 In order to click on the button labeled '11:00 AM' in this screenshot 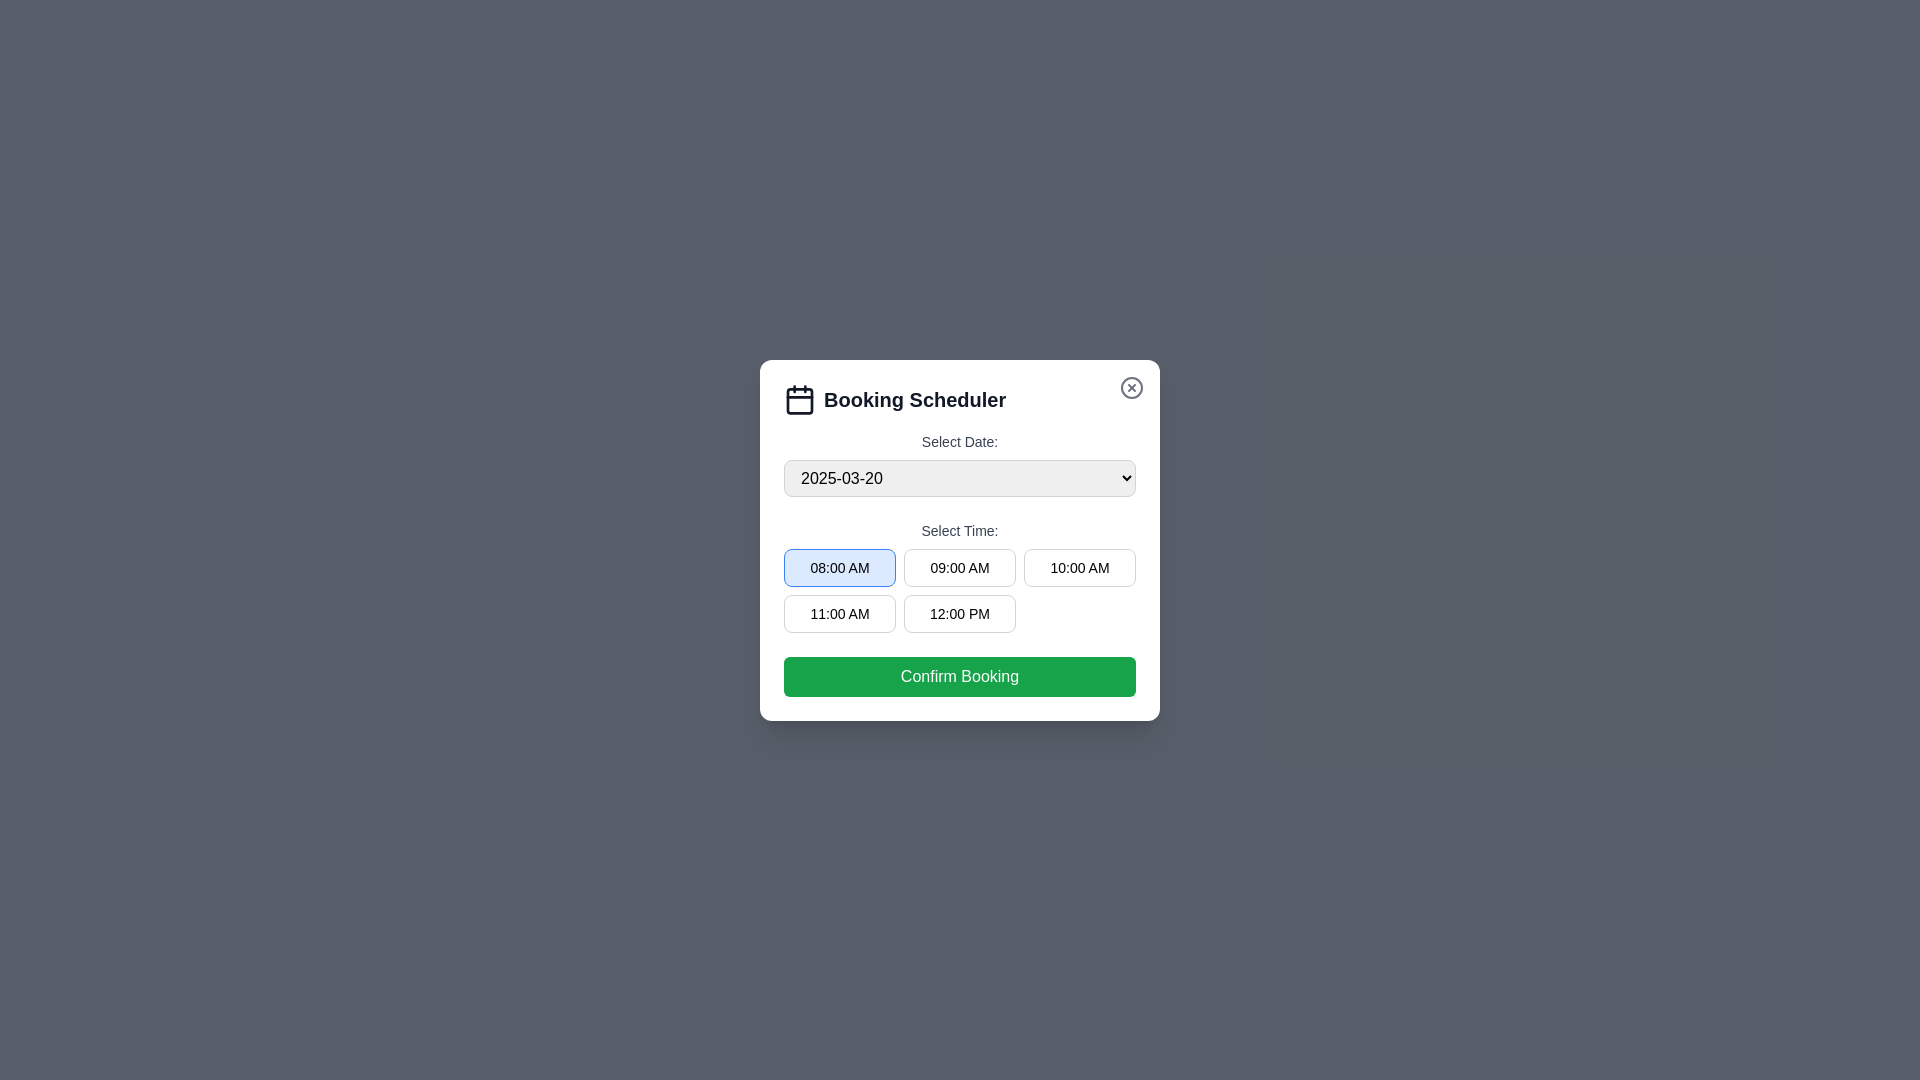, I will do `click(840, 612)`.